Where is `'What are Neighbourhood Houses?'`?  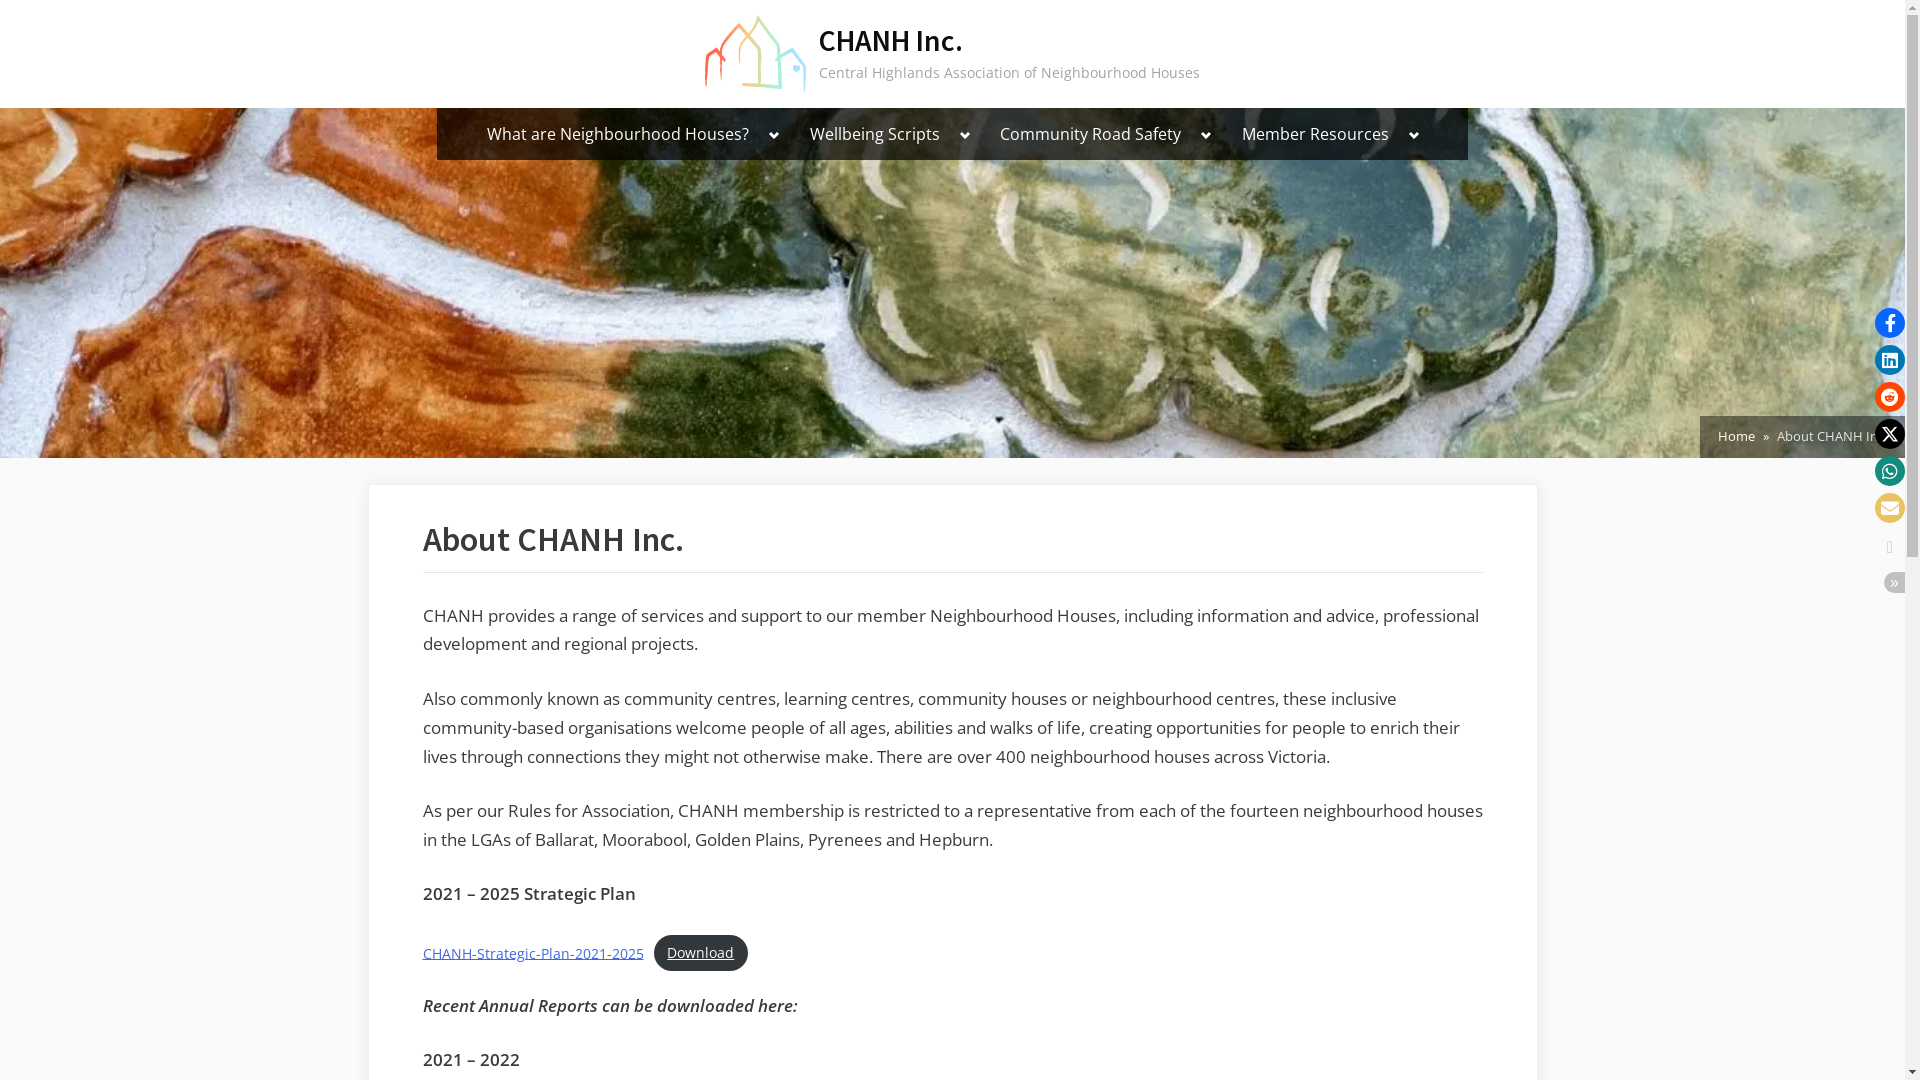 'What are Neighbourhood Houses?' is located at coordinates (474, 134).